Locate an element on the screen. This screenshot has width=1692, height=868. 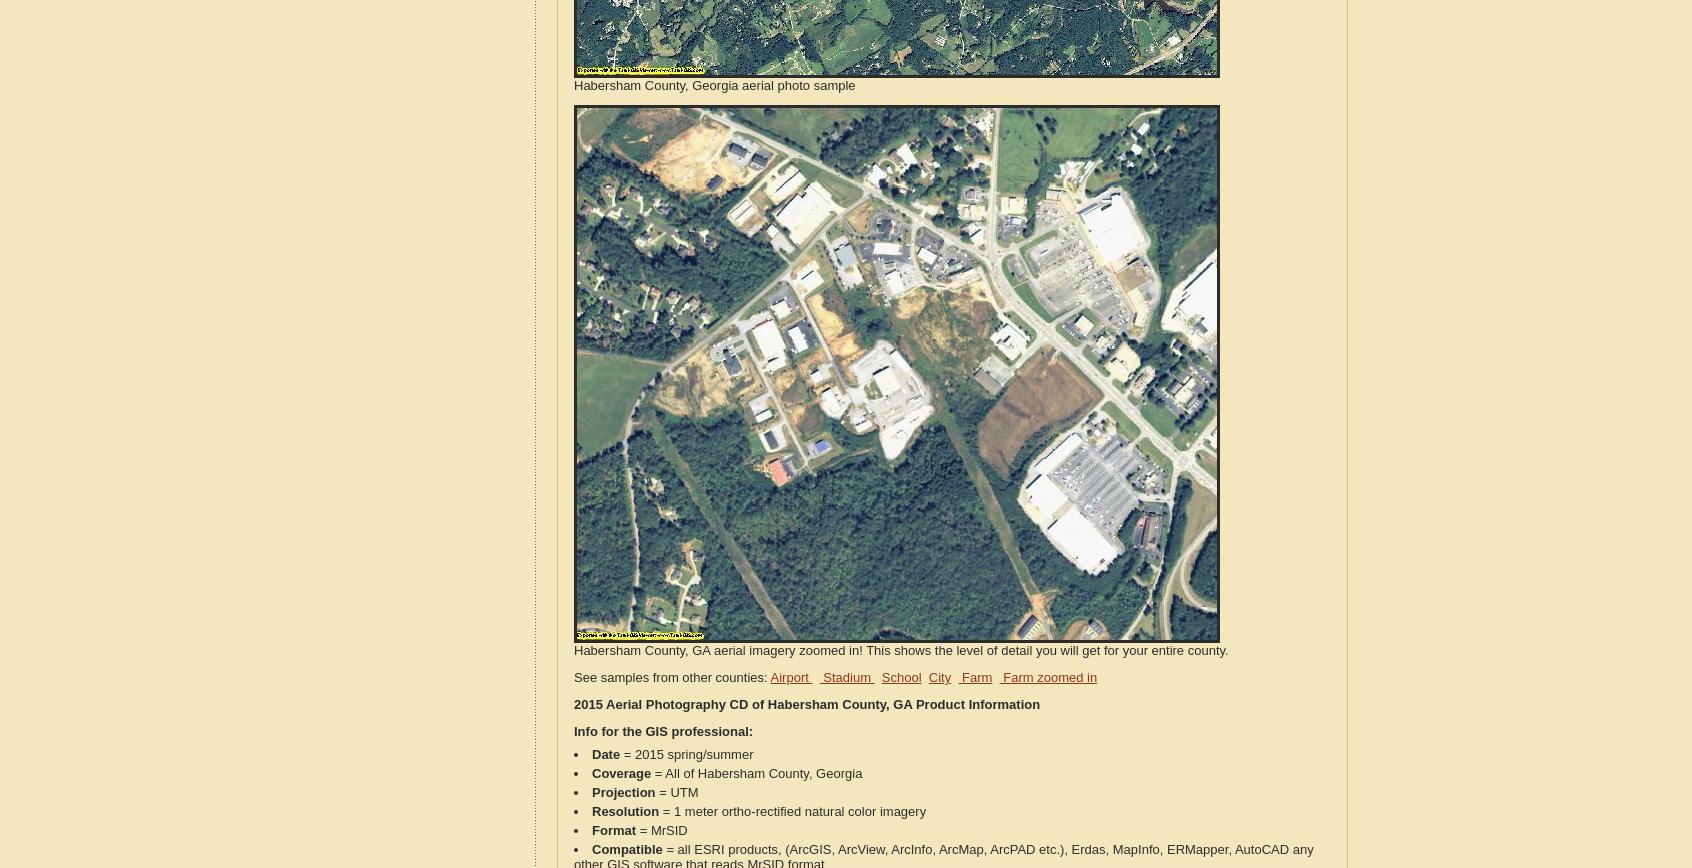
'City' is located at coordinates (939, 677).